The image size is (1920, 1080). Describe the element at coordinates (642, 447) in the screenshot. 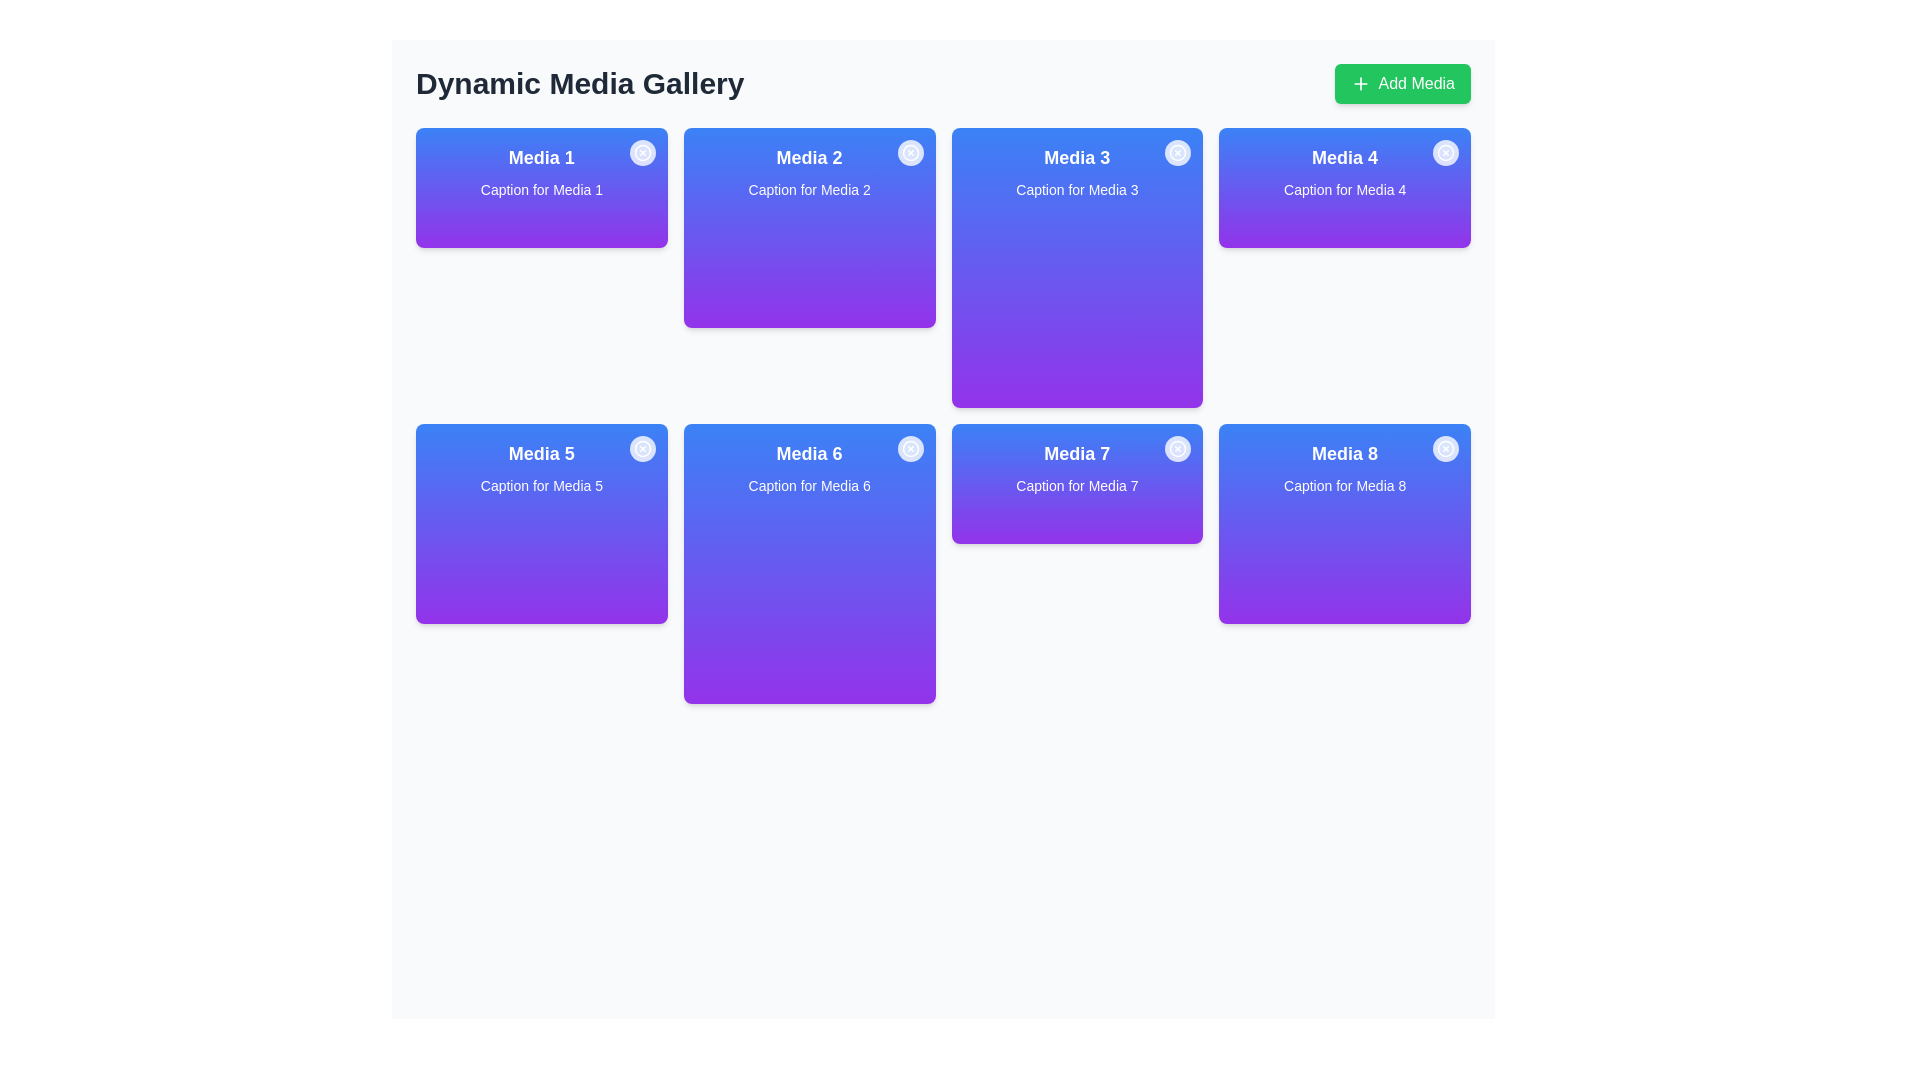

I see `the close icon located in the top-right corner of the 'Media 5' card` at that location.